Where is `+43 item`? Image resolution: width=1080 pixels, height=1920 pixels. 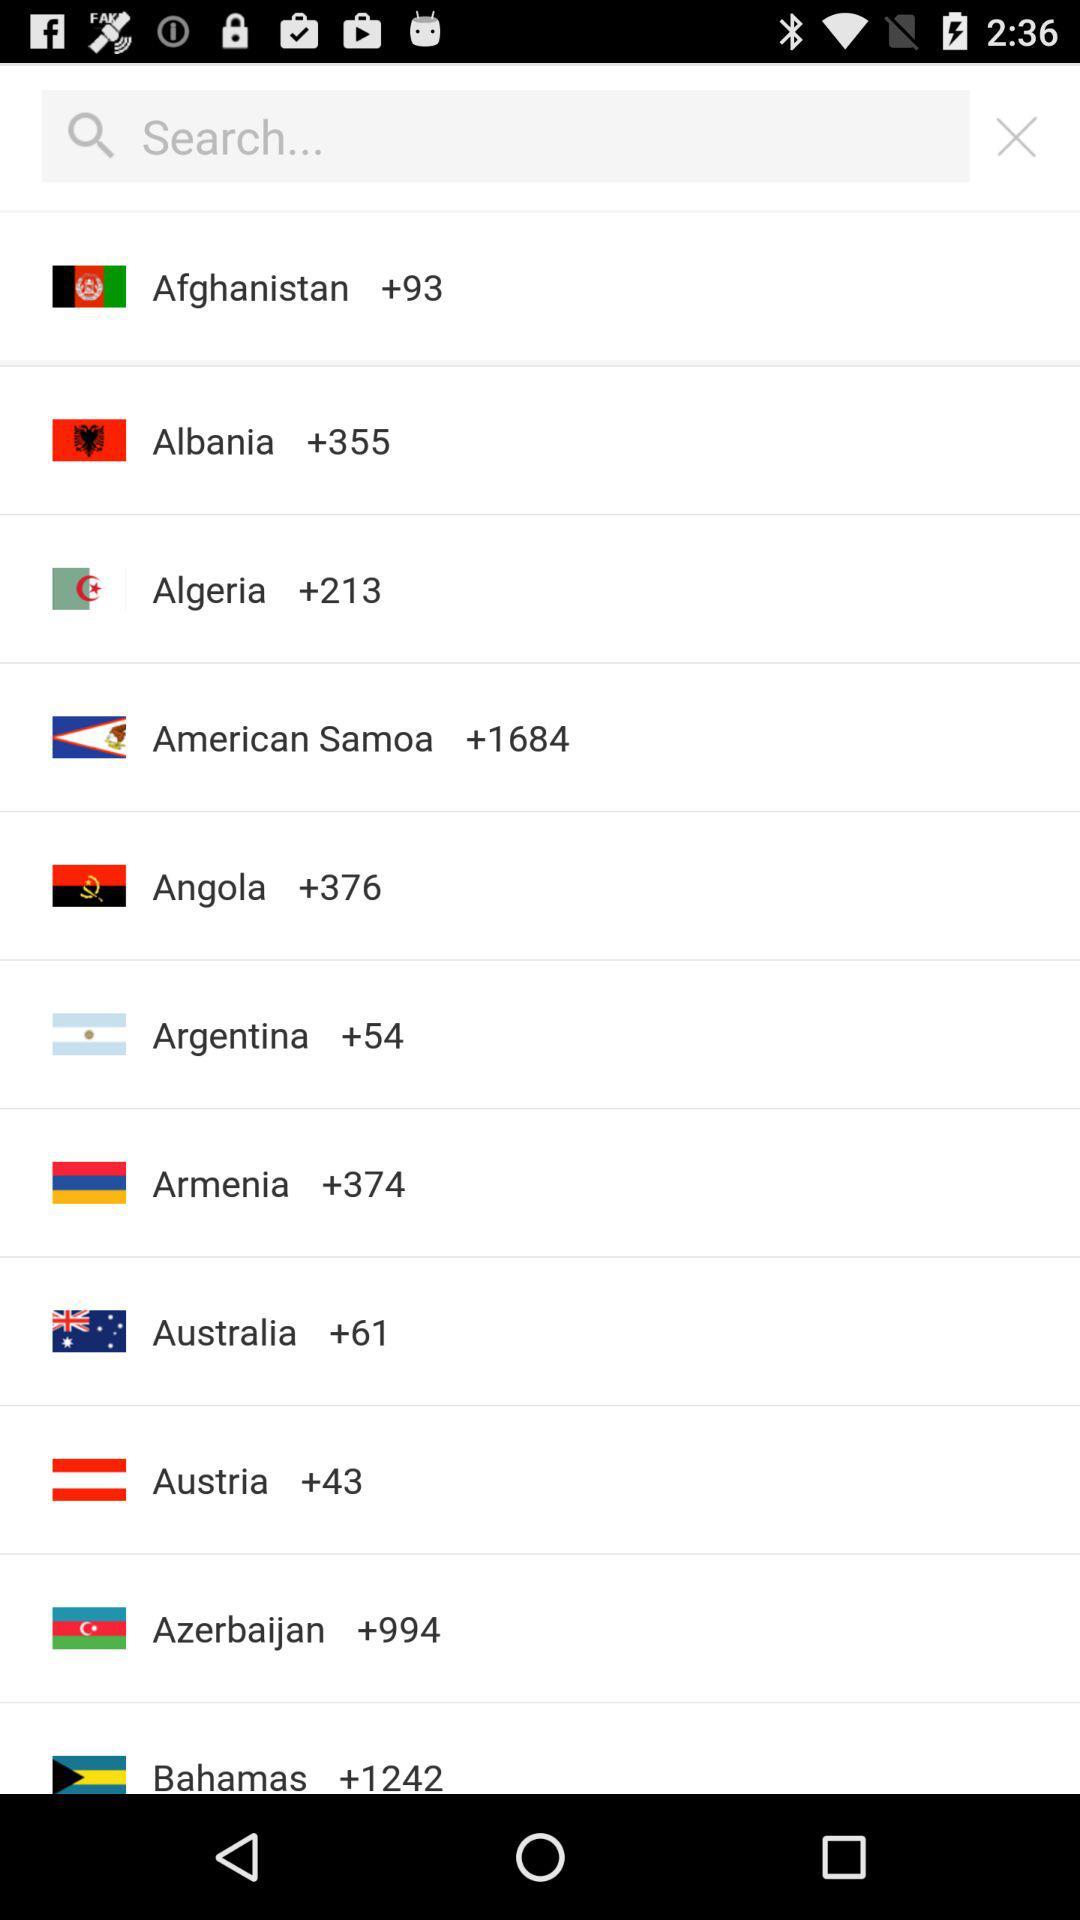
+43 item is located at coordinates (331, 1479).